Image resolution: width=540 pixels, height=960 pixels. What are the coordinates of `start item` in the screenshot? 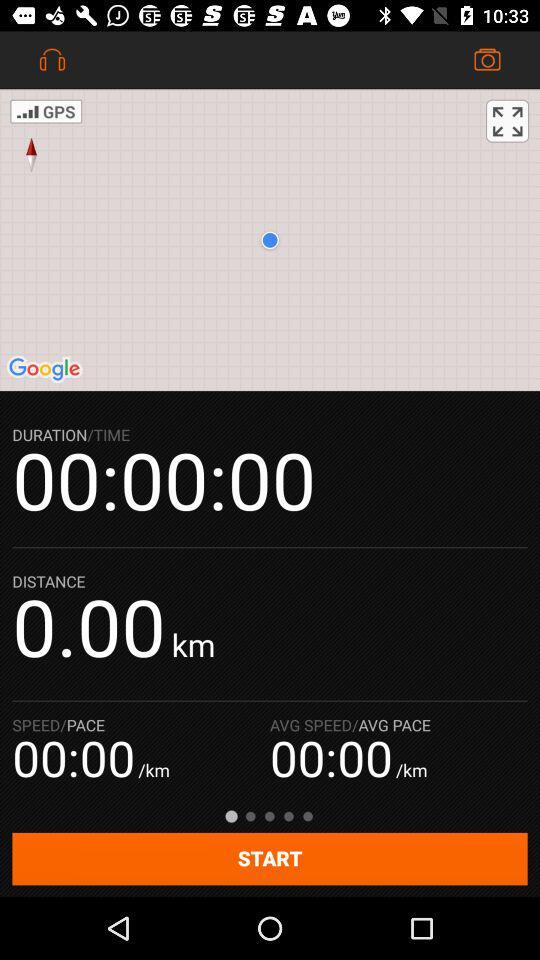 It's located at (270, 858).